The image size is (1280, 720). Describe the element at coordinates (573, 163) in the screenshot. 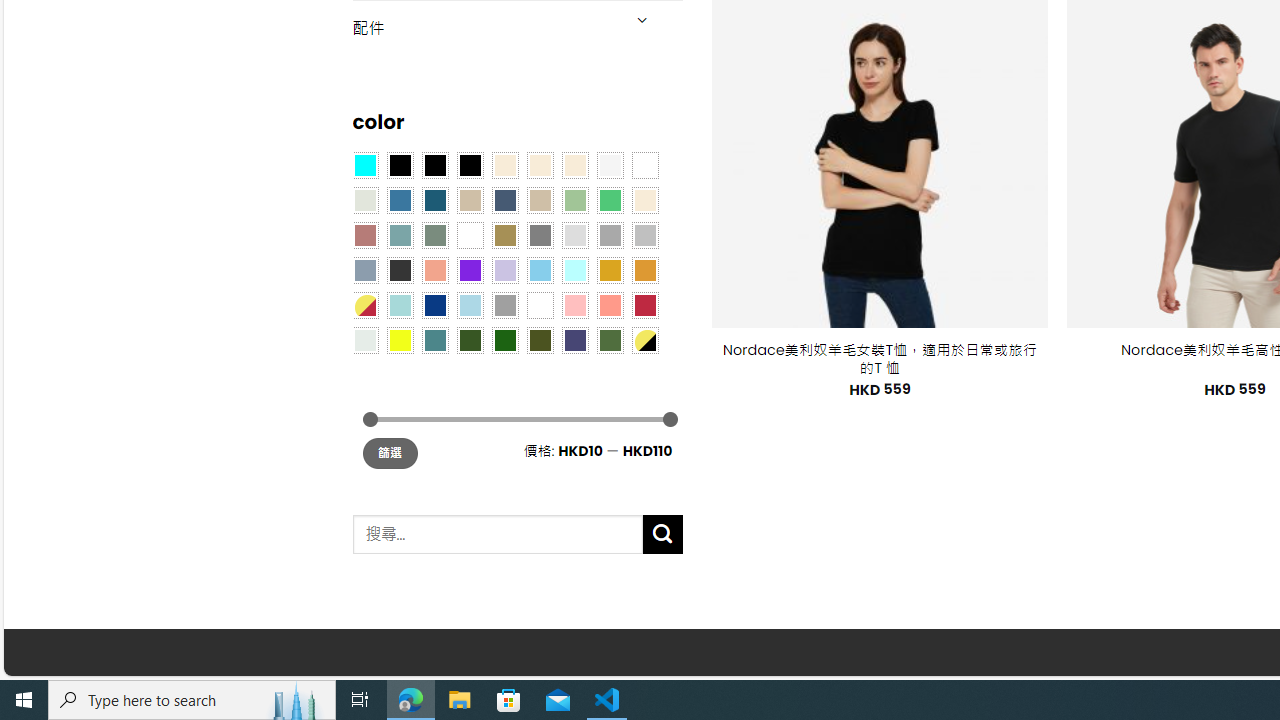

I see `'Cream'` at that location.